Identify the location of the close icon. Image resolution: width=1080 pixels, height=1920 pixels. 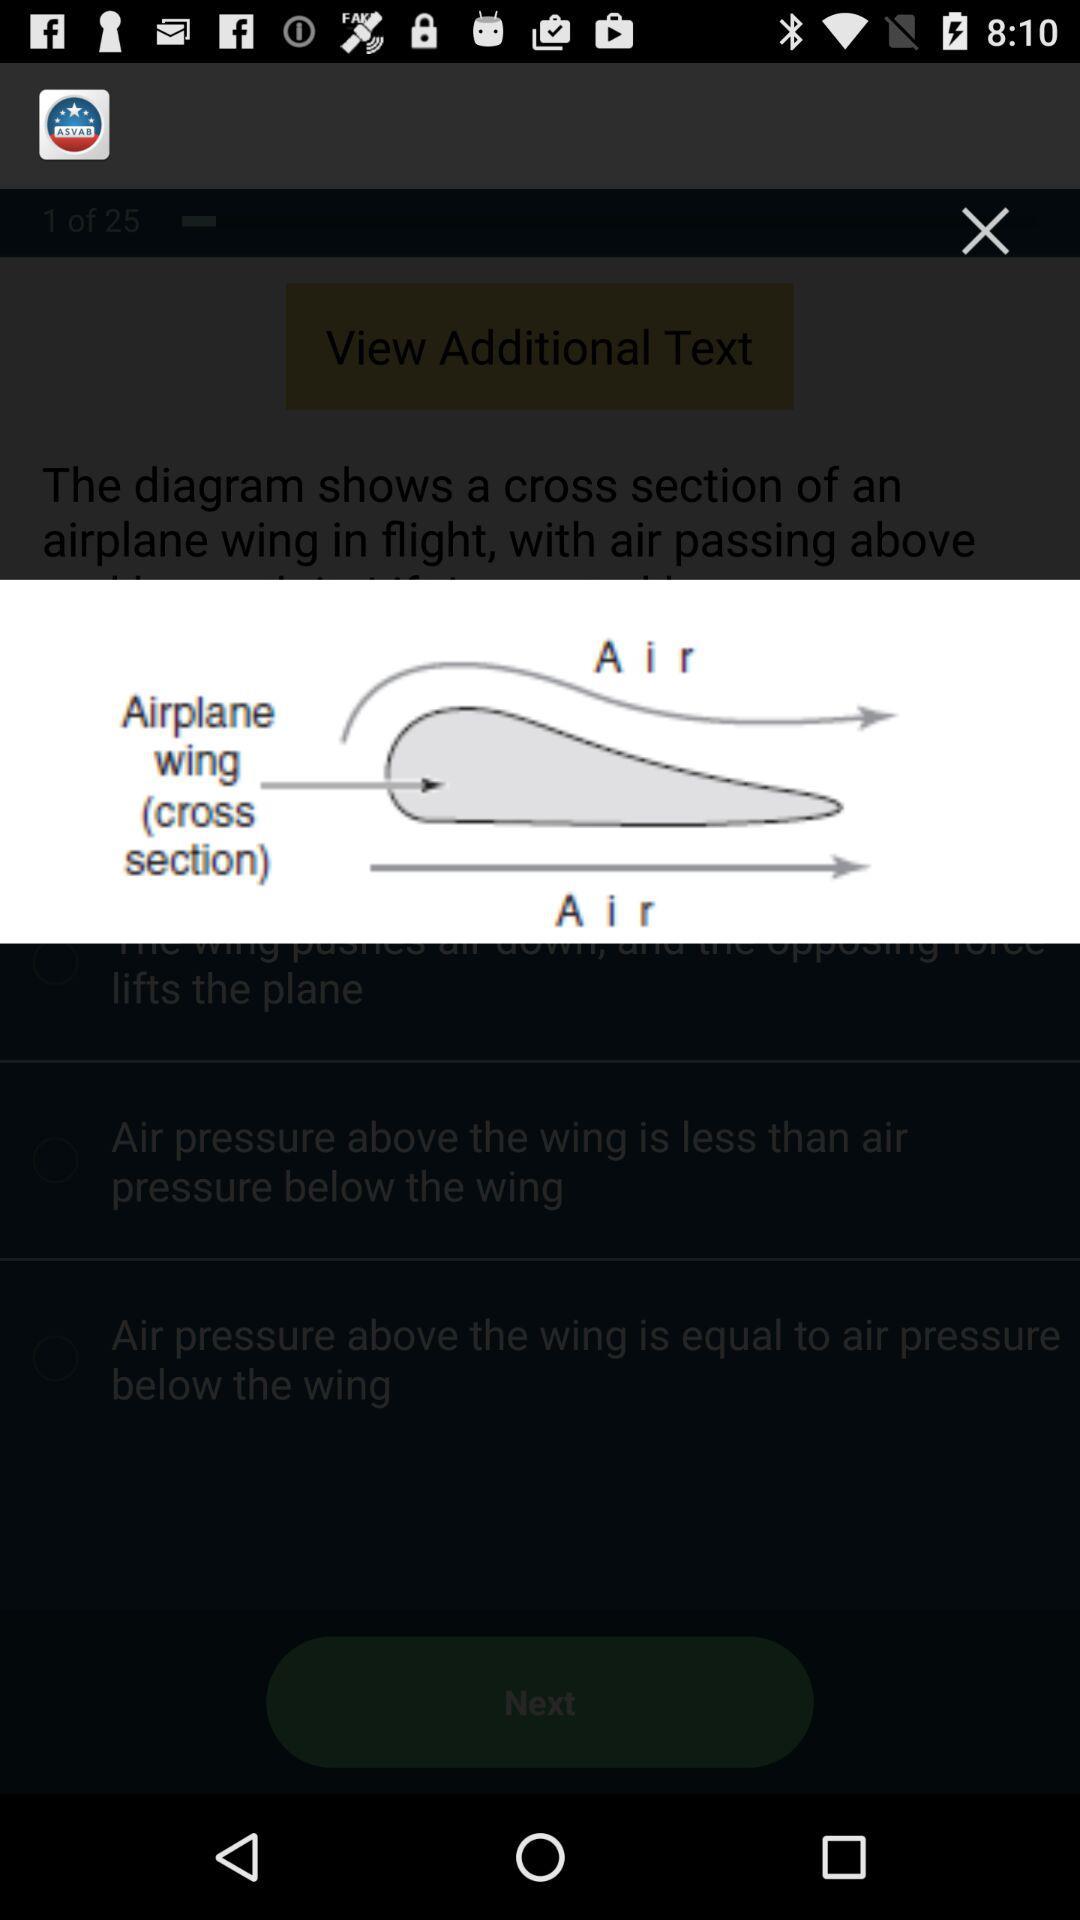
(984, 246).